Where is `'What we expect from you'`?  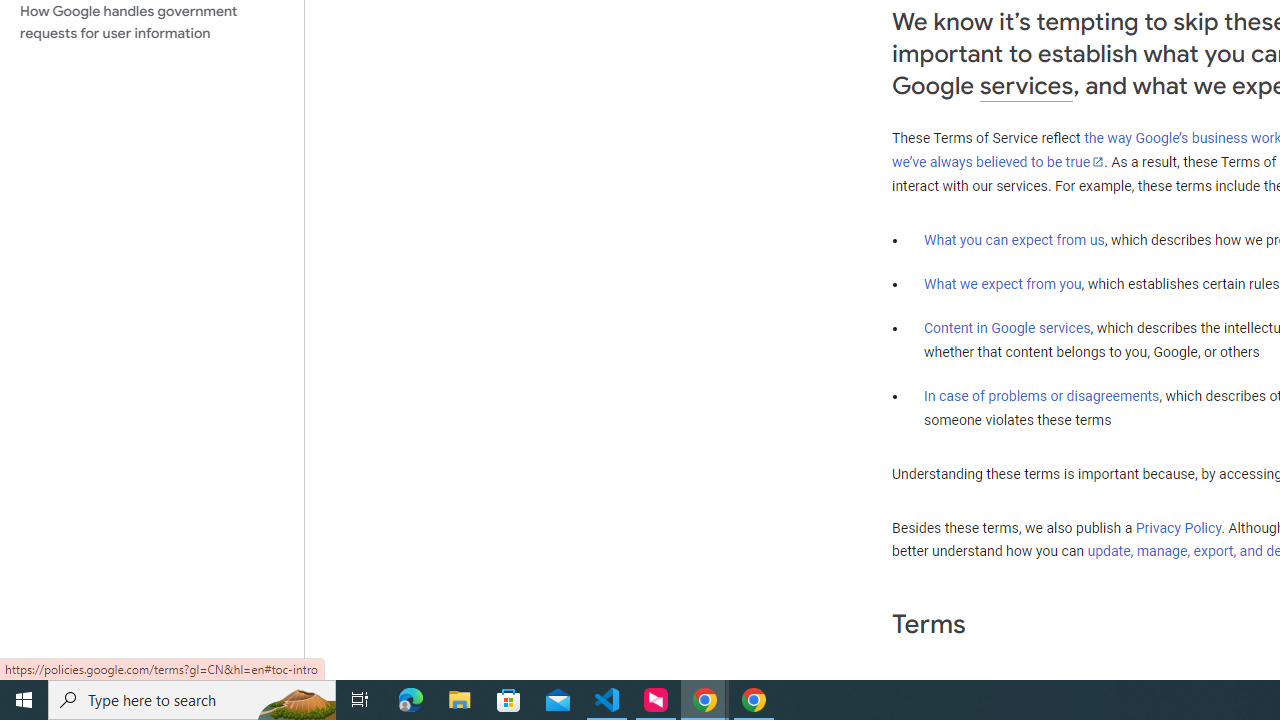 'What we expect from you' is located at coordinates (1002, 284).